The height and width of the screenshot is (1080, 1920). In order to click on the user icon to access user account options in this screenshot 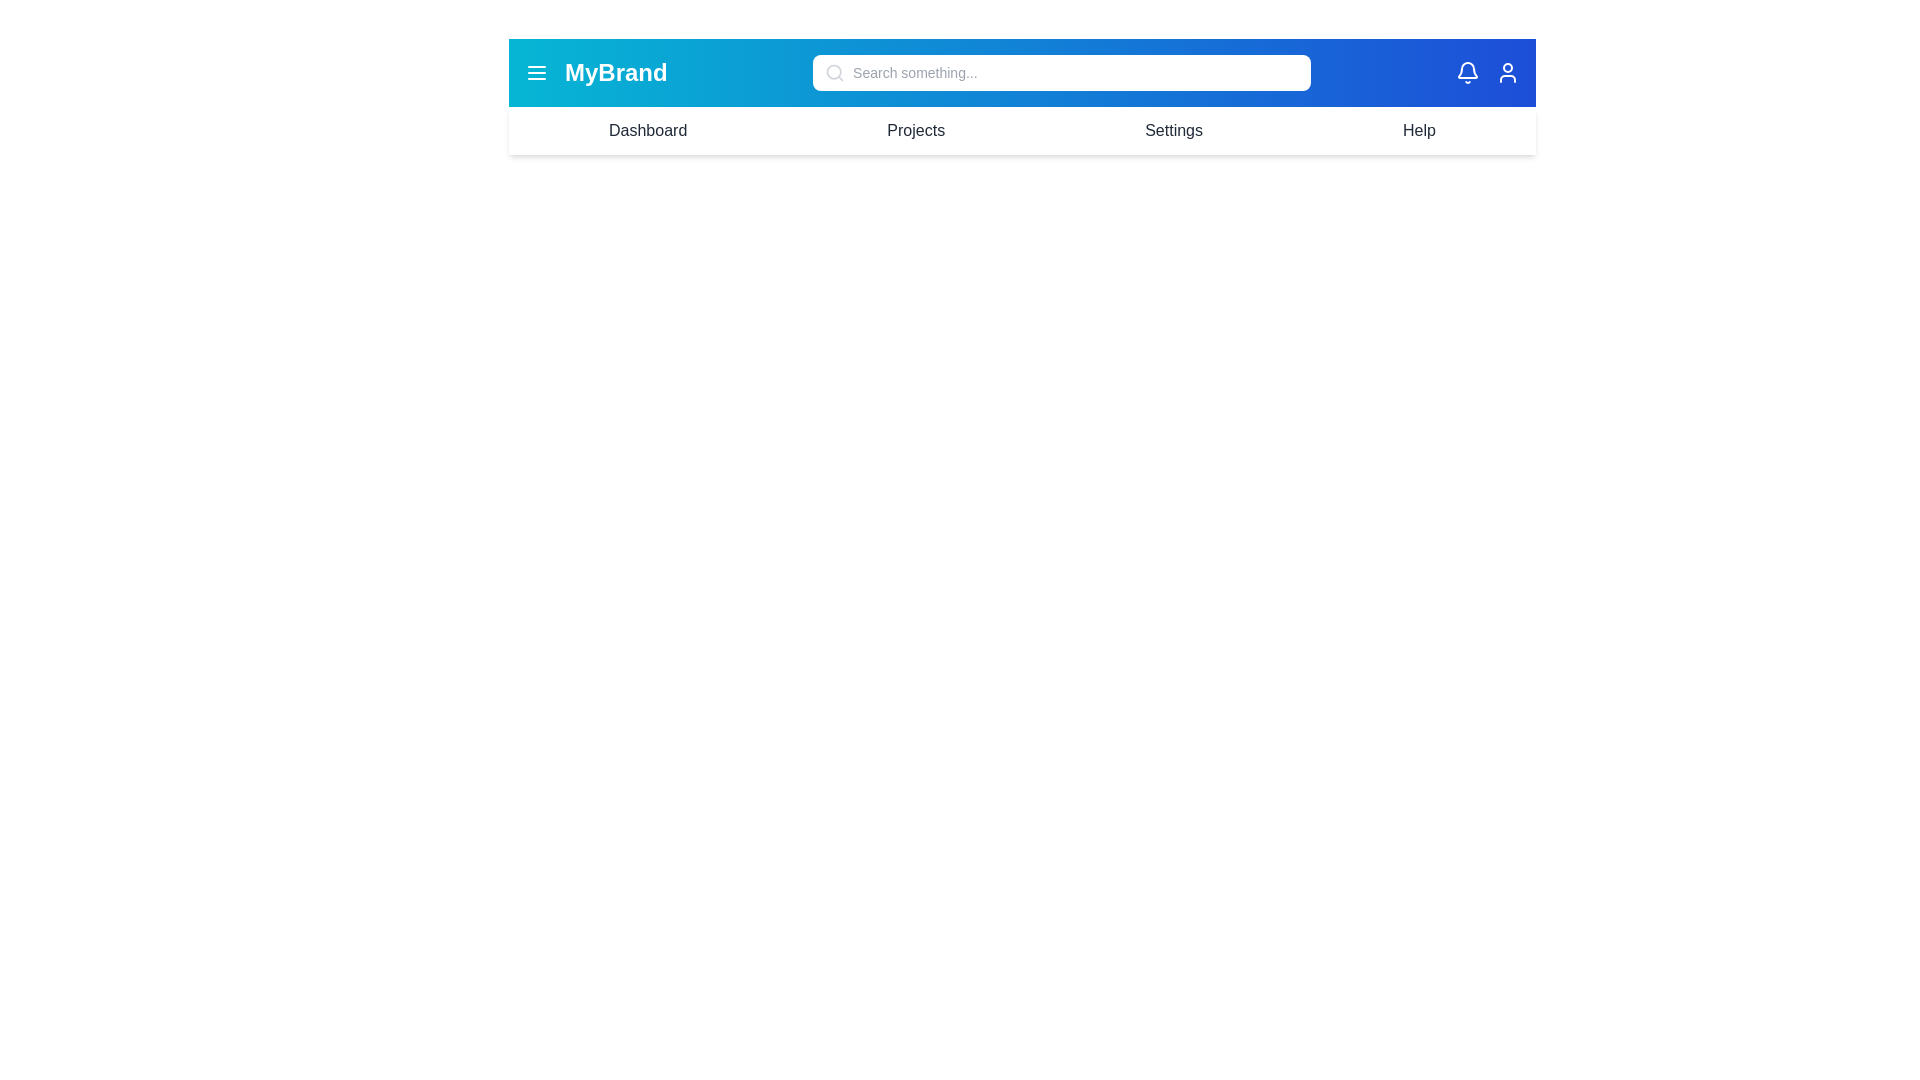, I will do `click(1507, 72)`.